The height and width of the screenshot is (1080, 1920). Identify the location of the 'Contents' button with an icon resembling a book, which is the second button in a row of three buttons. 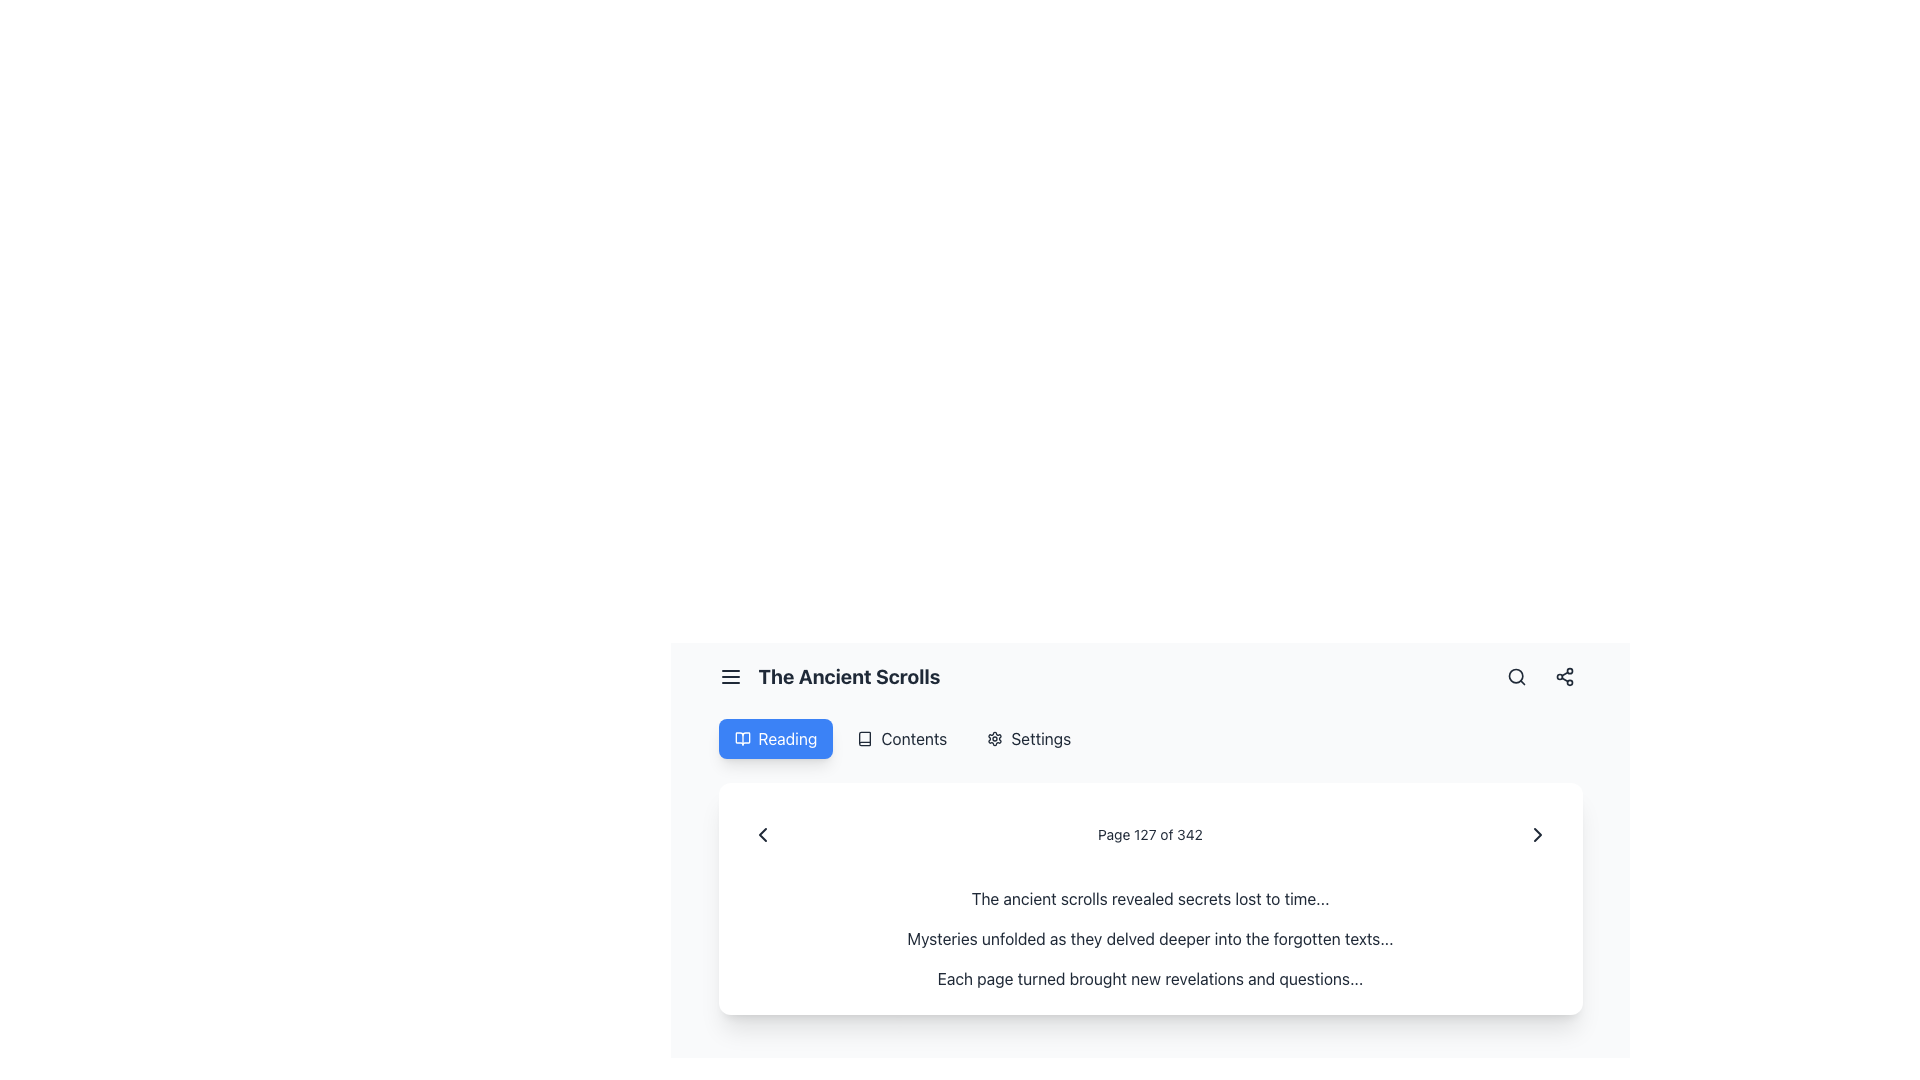
(901, 739).